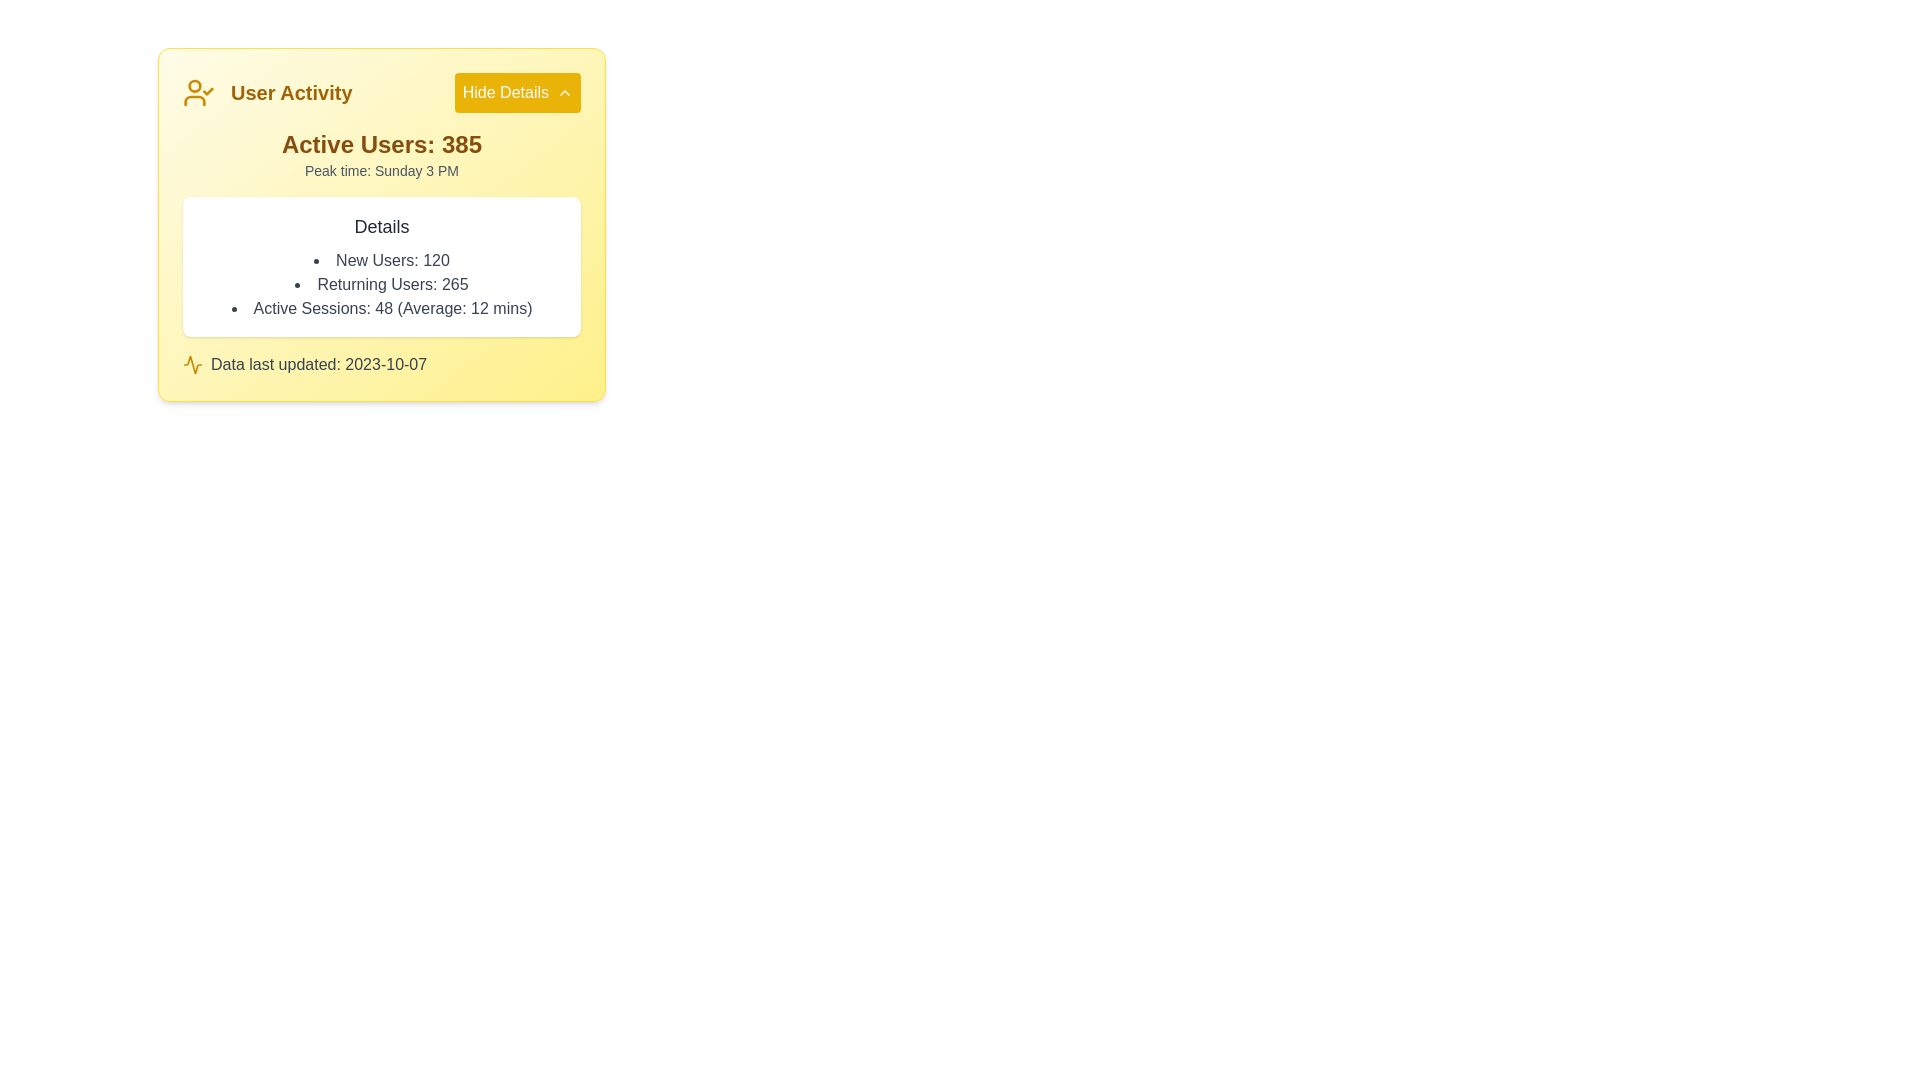 The image size is (1920, 1080). Describe the element at coordinates (382, 260) in the screenshot. I see `the Text Display with Bullet Point displaying 'New Users: 120', which is the first item in a list under the 'Details' header, located in a yellow box` at that location.